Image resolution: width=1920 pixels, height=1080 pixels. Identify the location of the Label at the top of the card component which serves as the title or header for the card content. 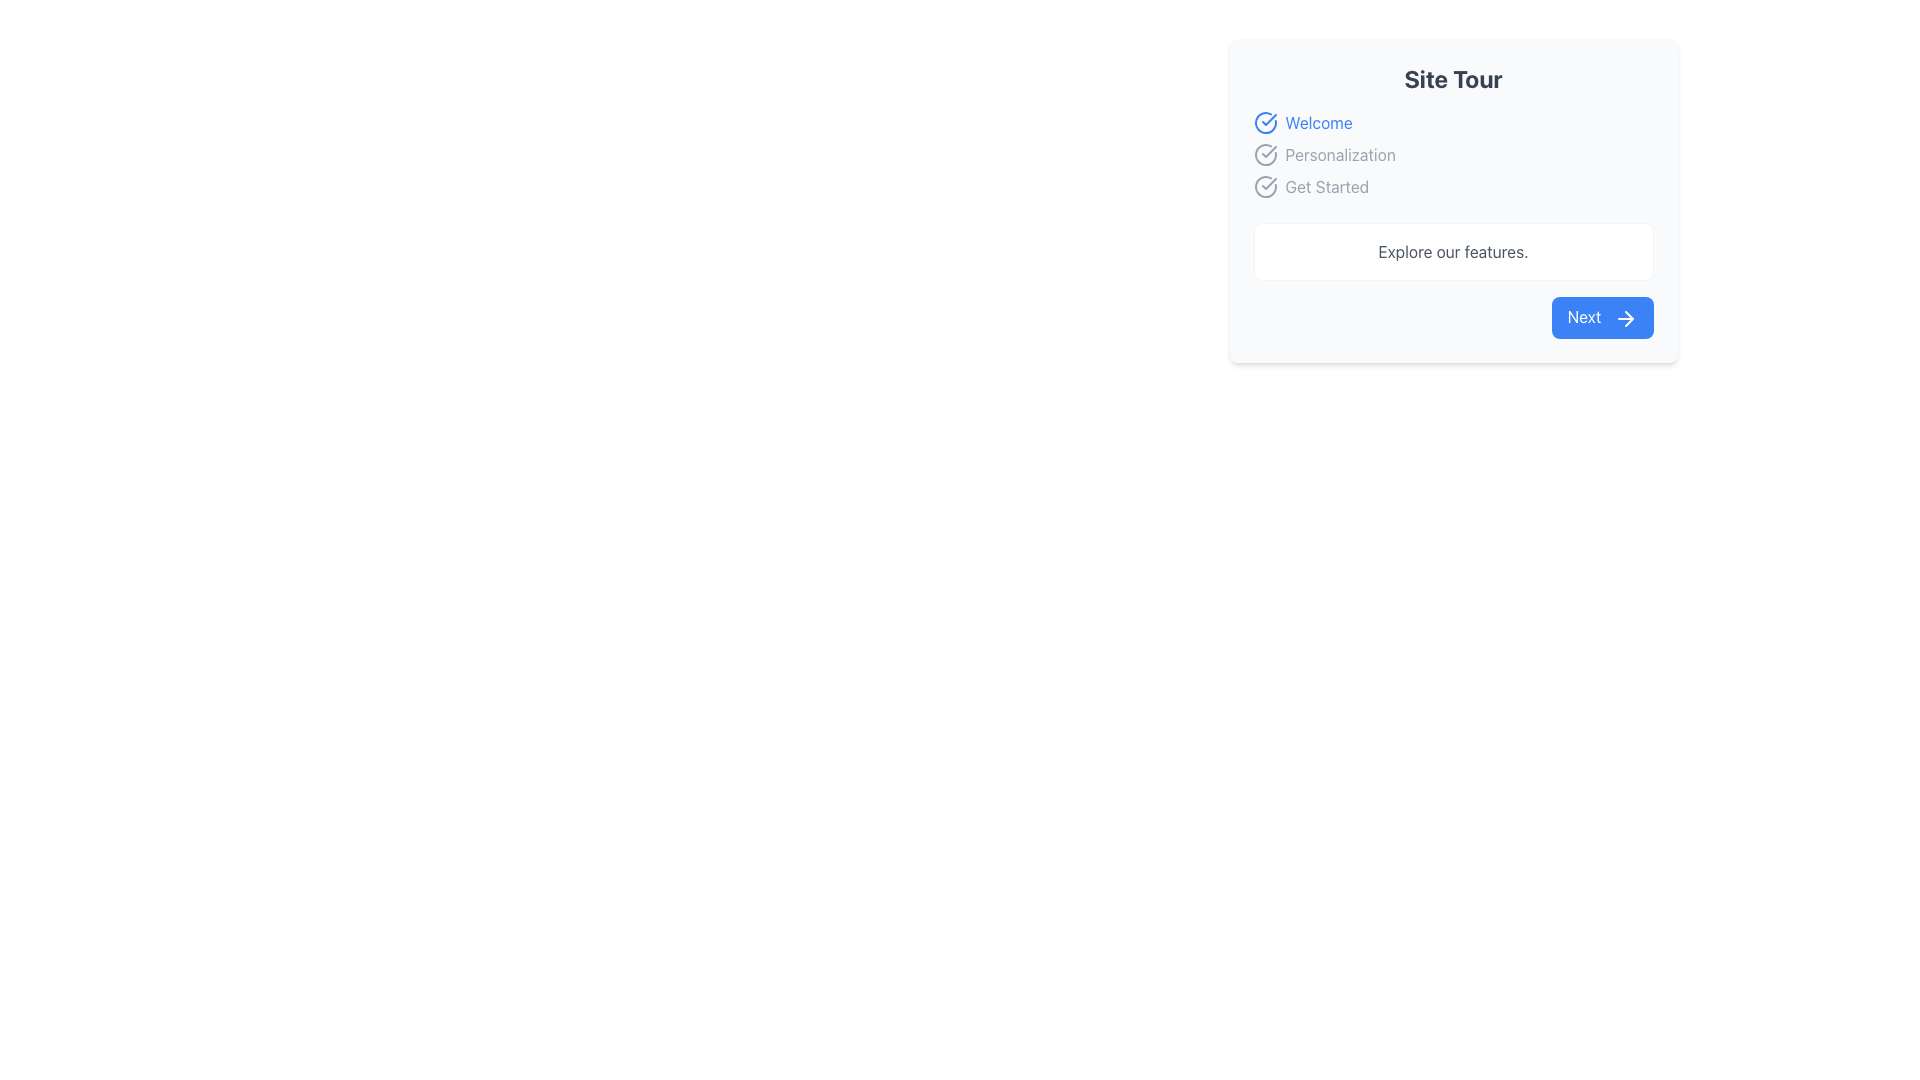
(1453, 77).